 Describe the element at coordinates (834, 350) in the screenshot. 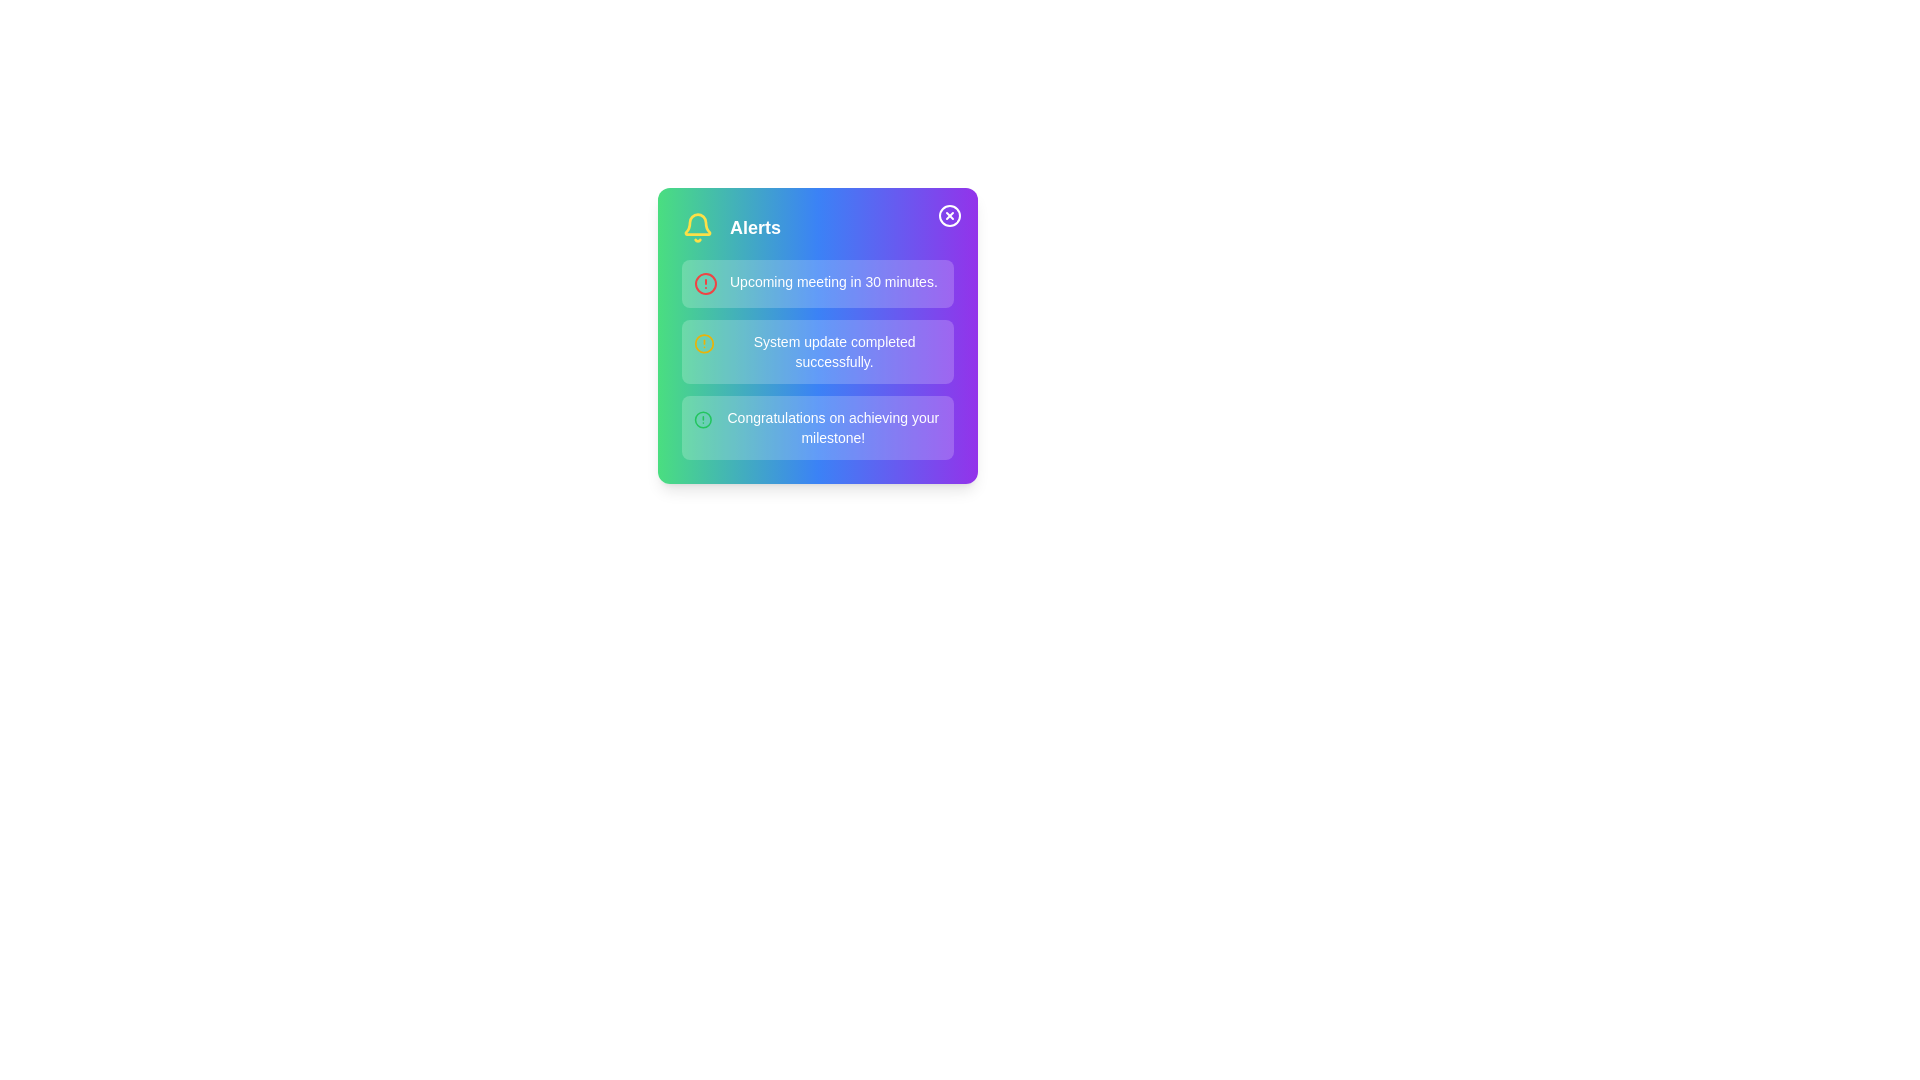

I see `the notification text label that conveys information about the completion of a system update, which is positioned to the right of a yellow circular alert icon in the second item of a vertical list of alerts` at that location.